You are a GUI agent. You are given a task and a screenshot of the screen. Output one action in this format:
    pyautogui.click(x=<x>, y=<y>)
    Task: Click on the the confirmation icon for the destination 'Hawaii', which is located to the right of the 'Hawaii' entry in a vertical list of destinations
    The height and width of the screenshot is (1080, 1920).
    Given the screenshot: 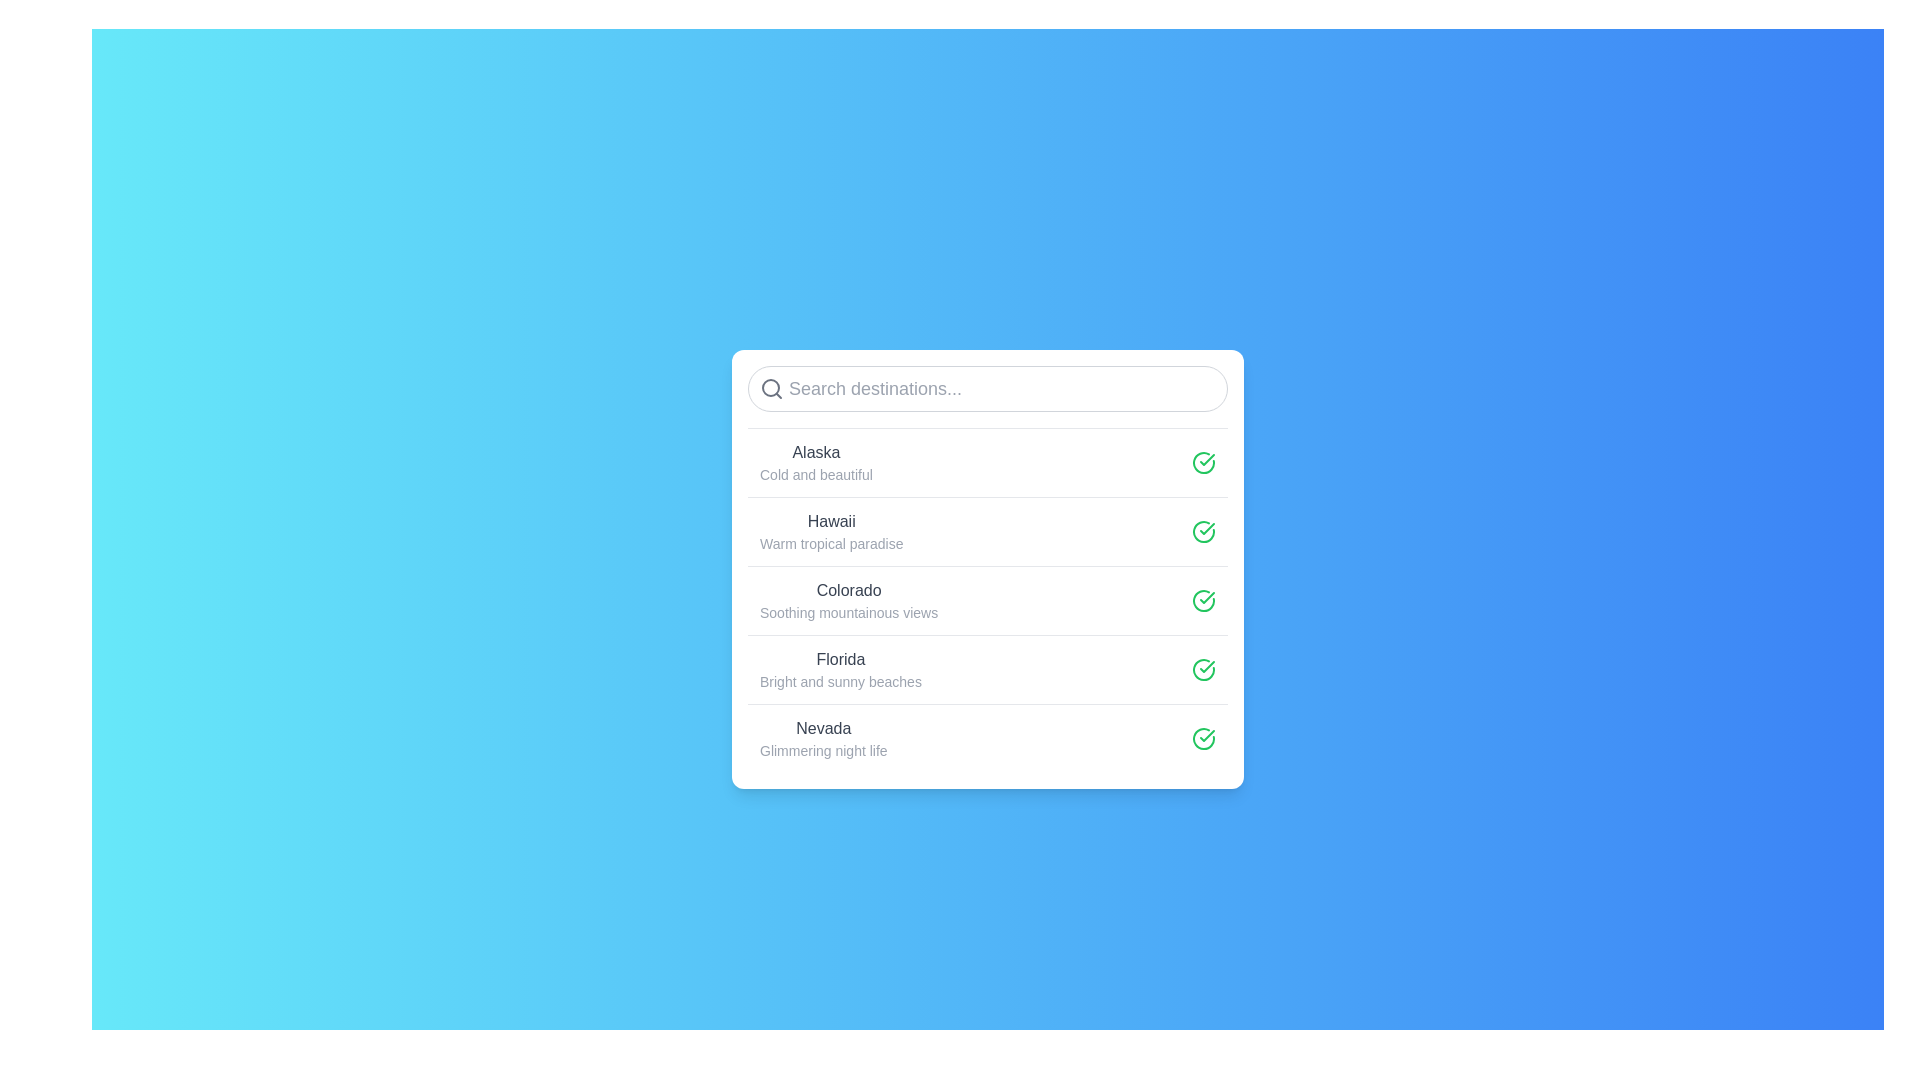 What is the action you would take?
    pyautogui.click(x=1206, y=527)
    